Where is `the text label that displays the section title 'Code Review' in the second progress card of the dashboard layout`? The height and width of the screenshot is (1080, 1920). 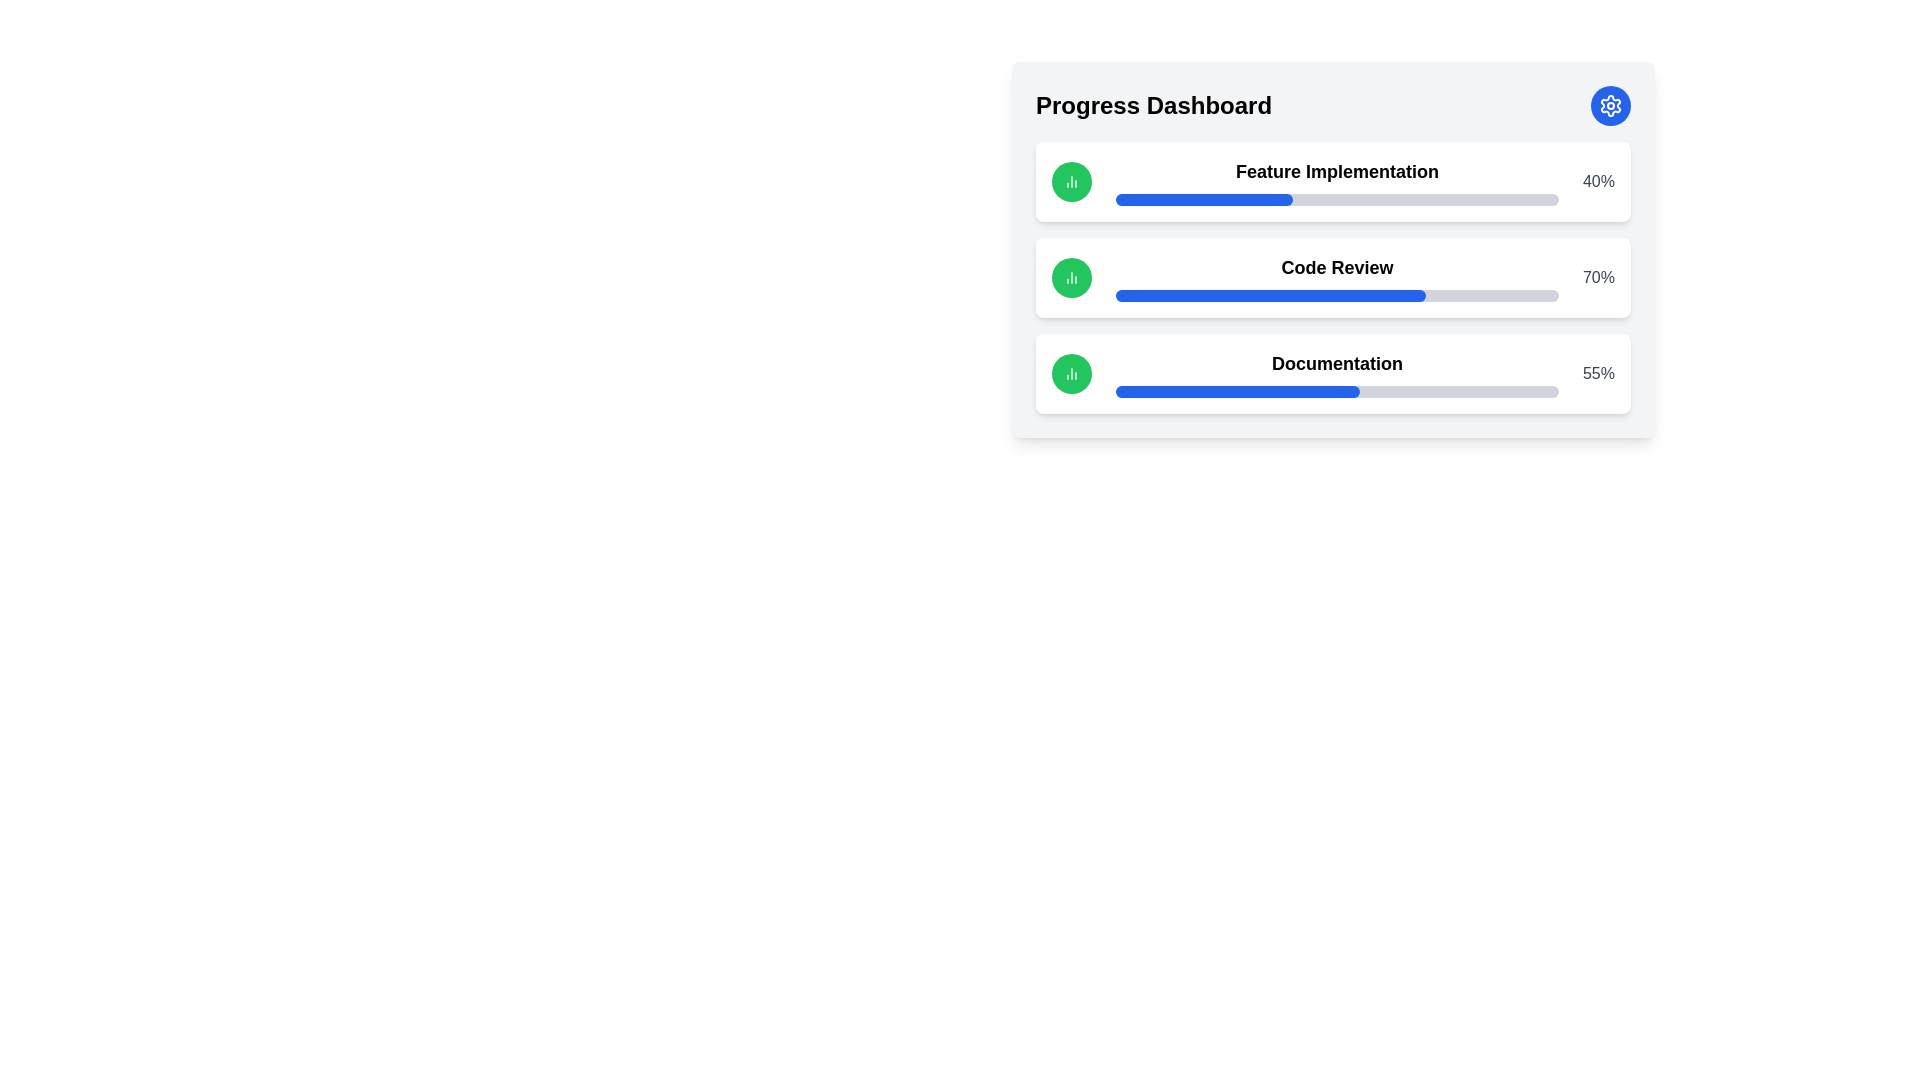
the text label that displays the section title 'Code Review' in the second progress card of the dashboard layout is located at coordinates (1337, 277).